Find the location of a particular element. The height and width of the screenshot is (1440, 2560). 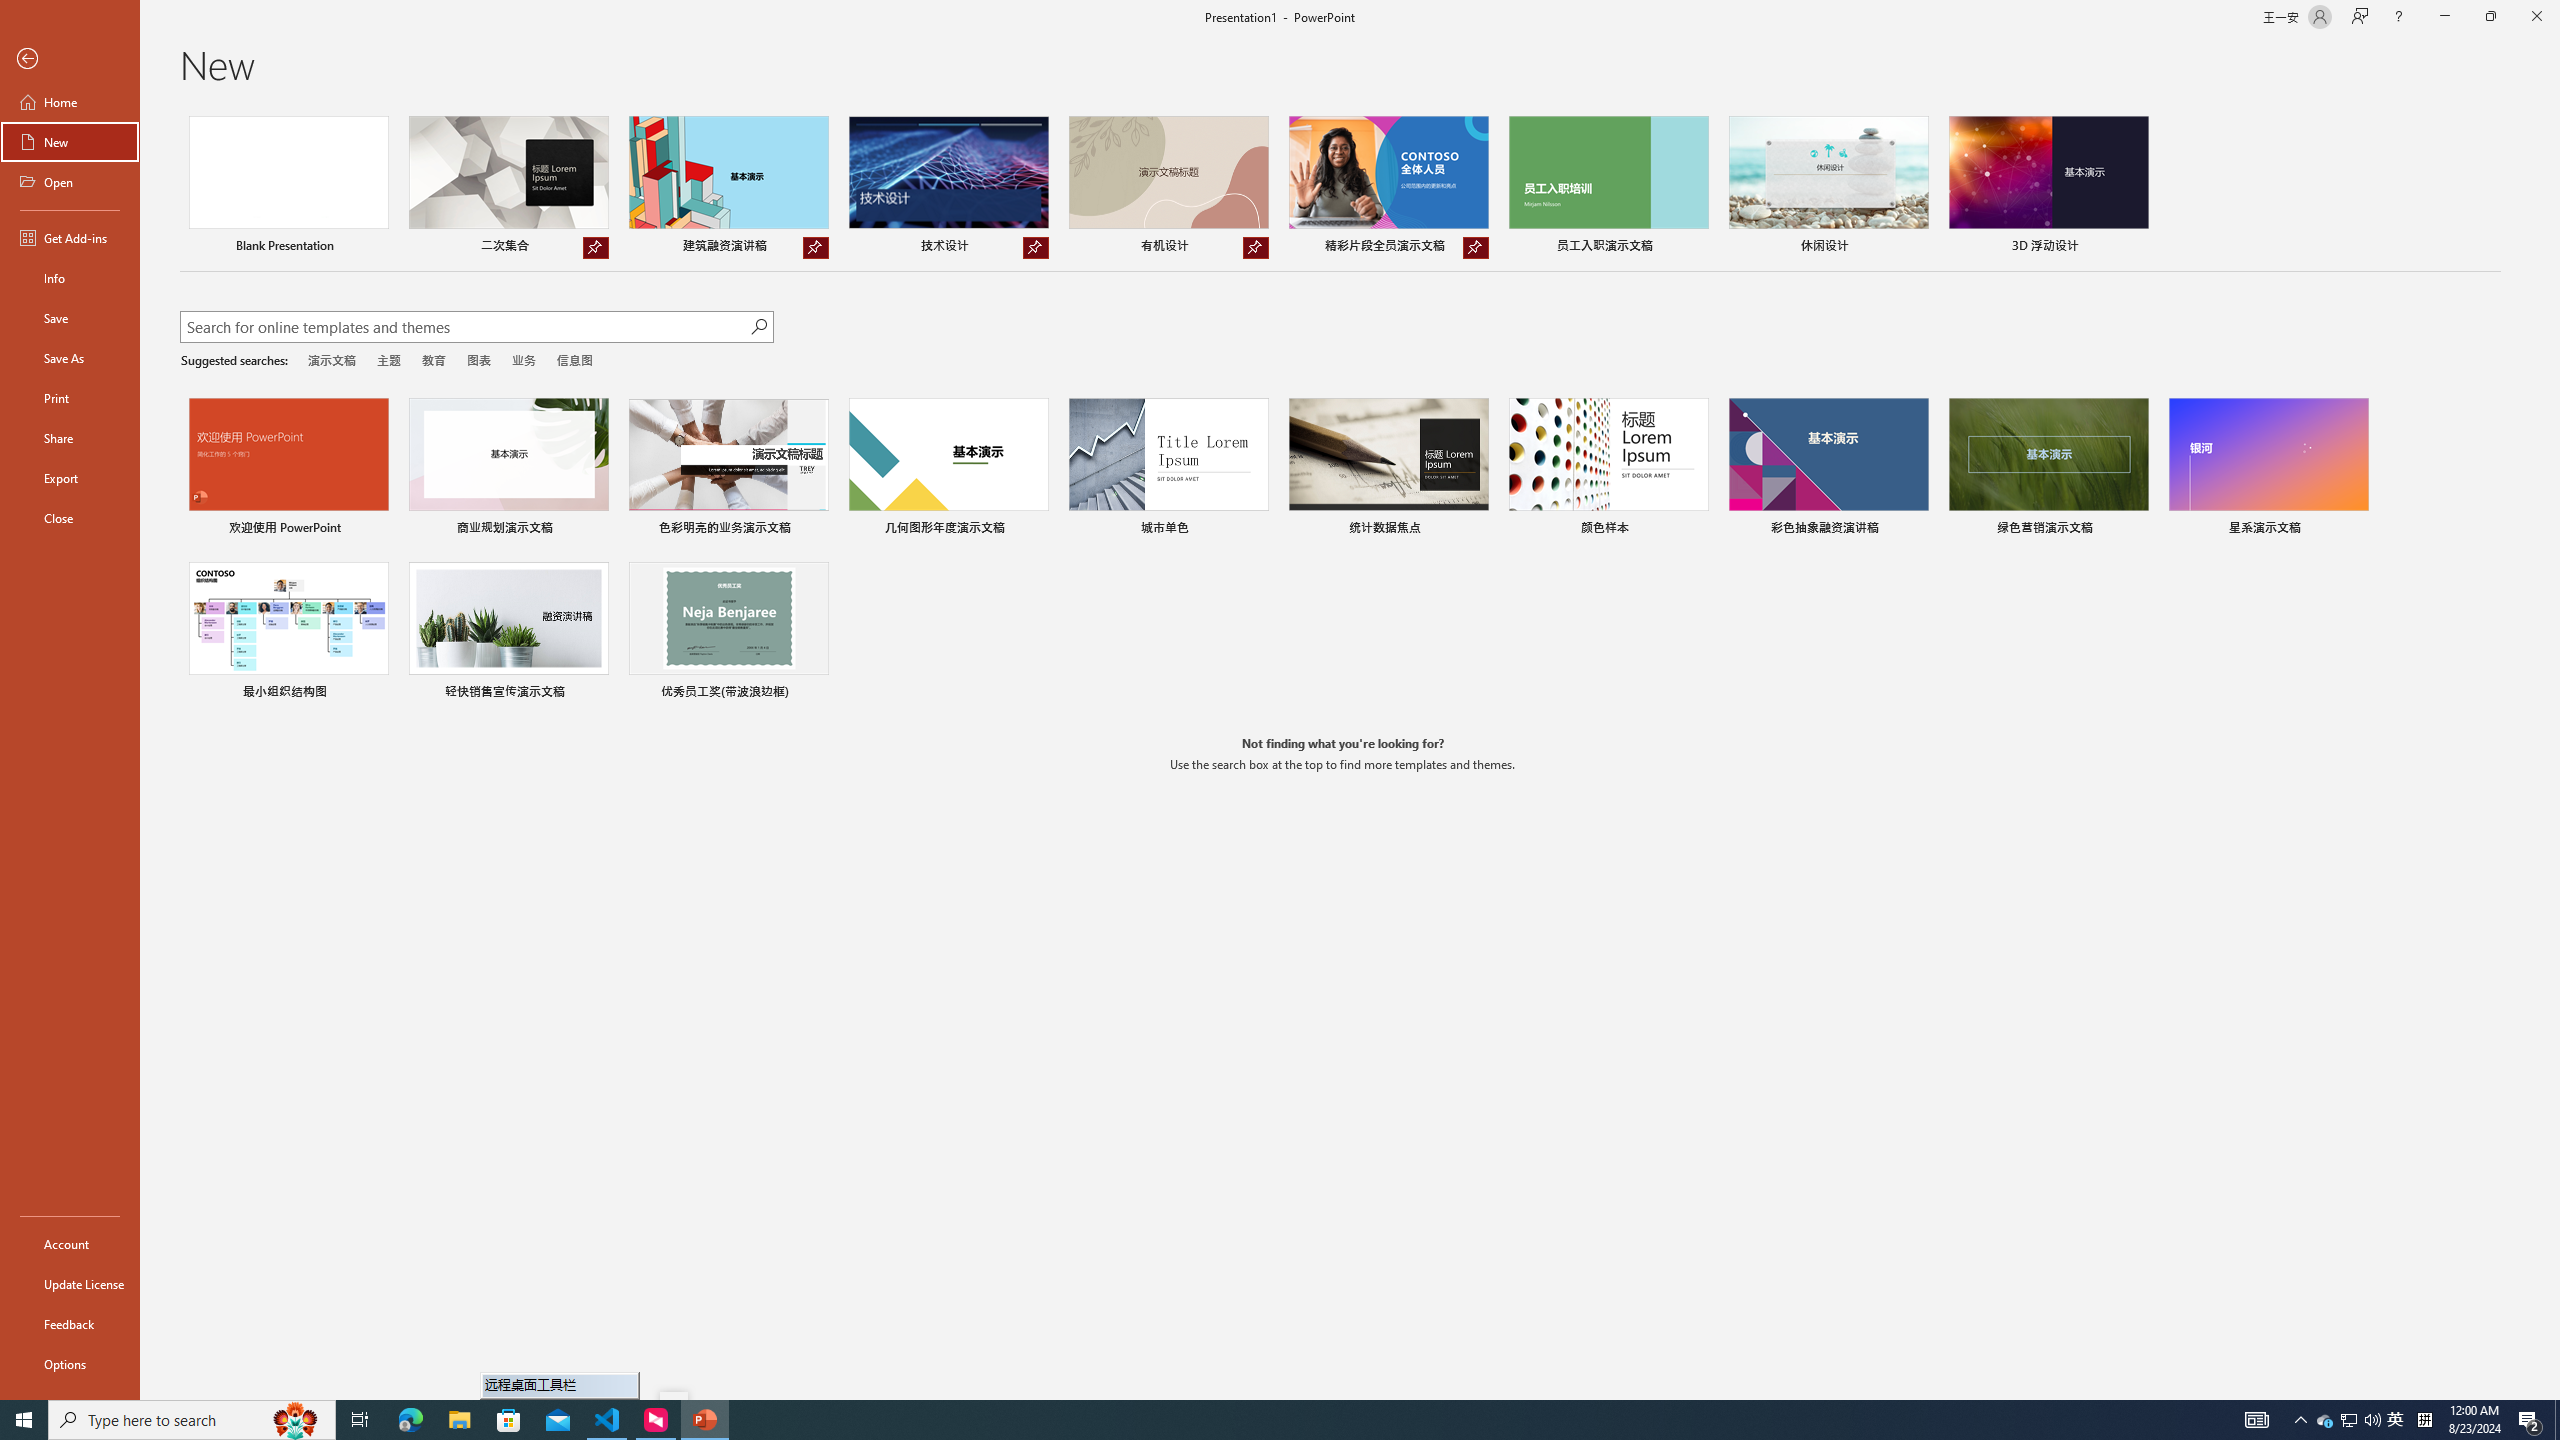

'Info' is located at coordinates (69, 276).